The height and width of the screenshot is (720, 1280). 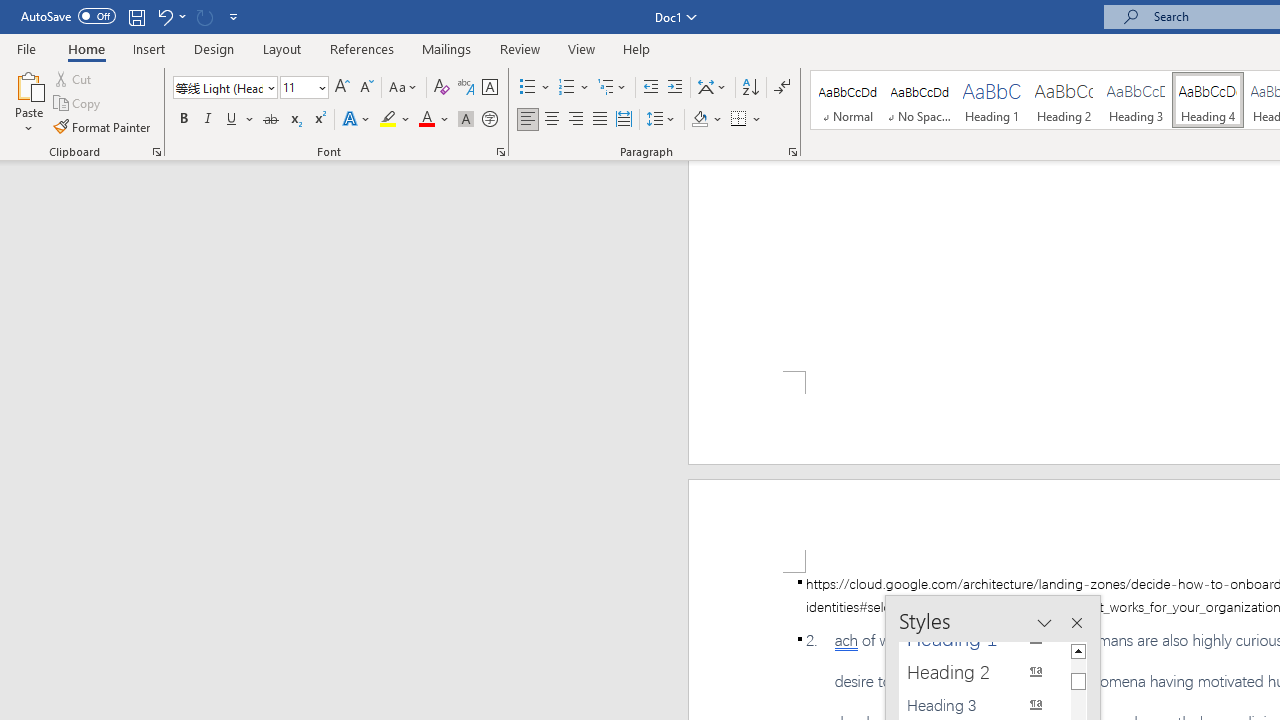 What do you see at coordinates (366, 86) in the screenshot?
I see `'Shrink Font'` at bounding box center [366, 86].